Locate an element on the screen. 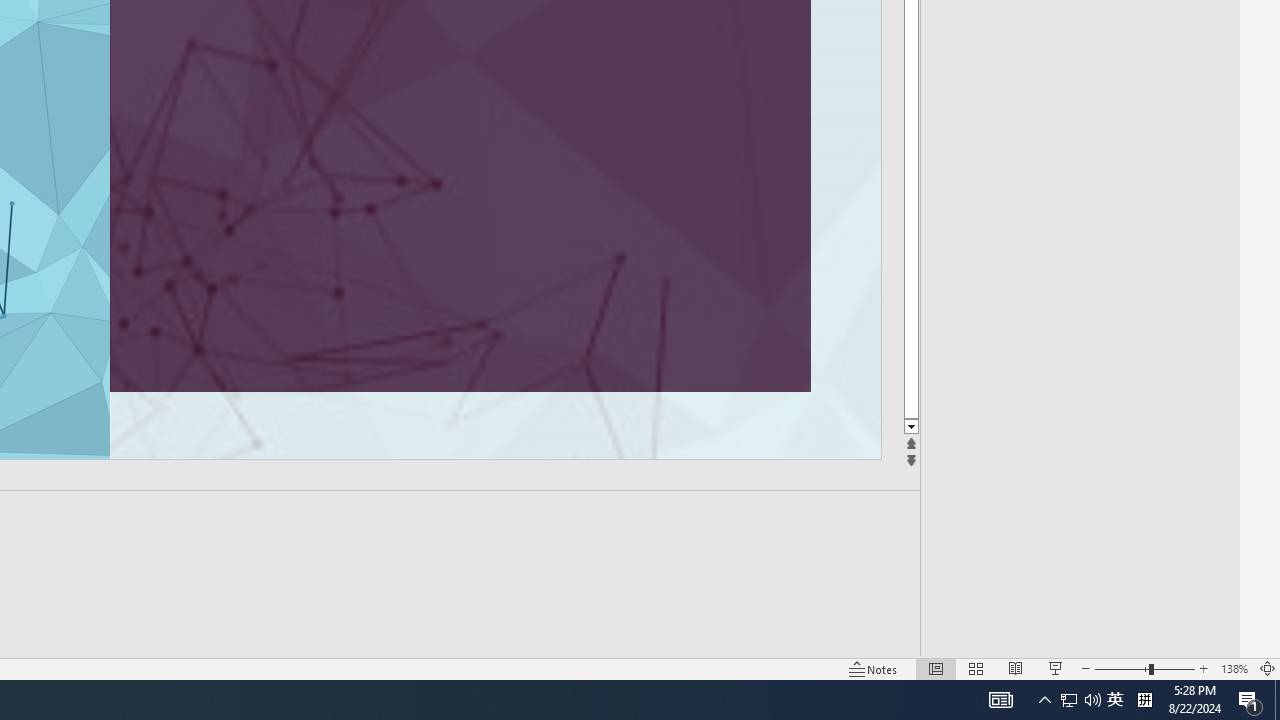  'Reading View' is located at coordinates (1015, 669).